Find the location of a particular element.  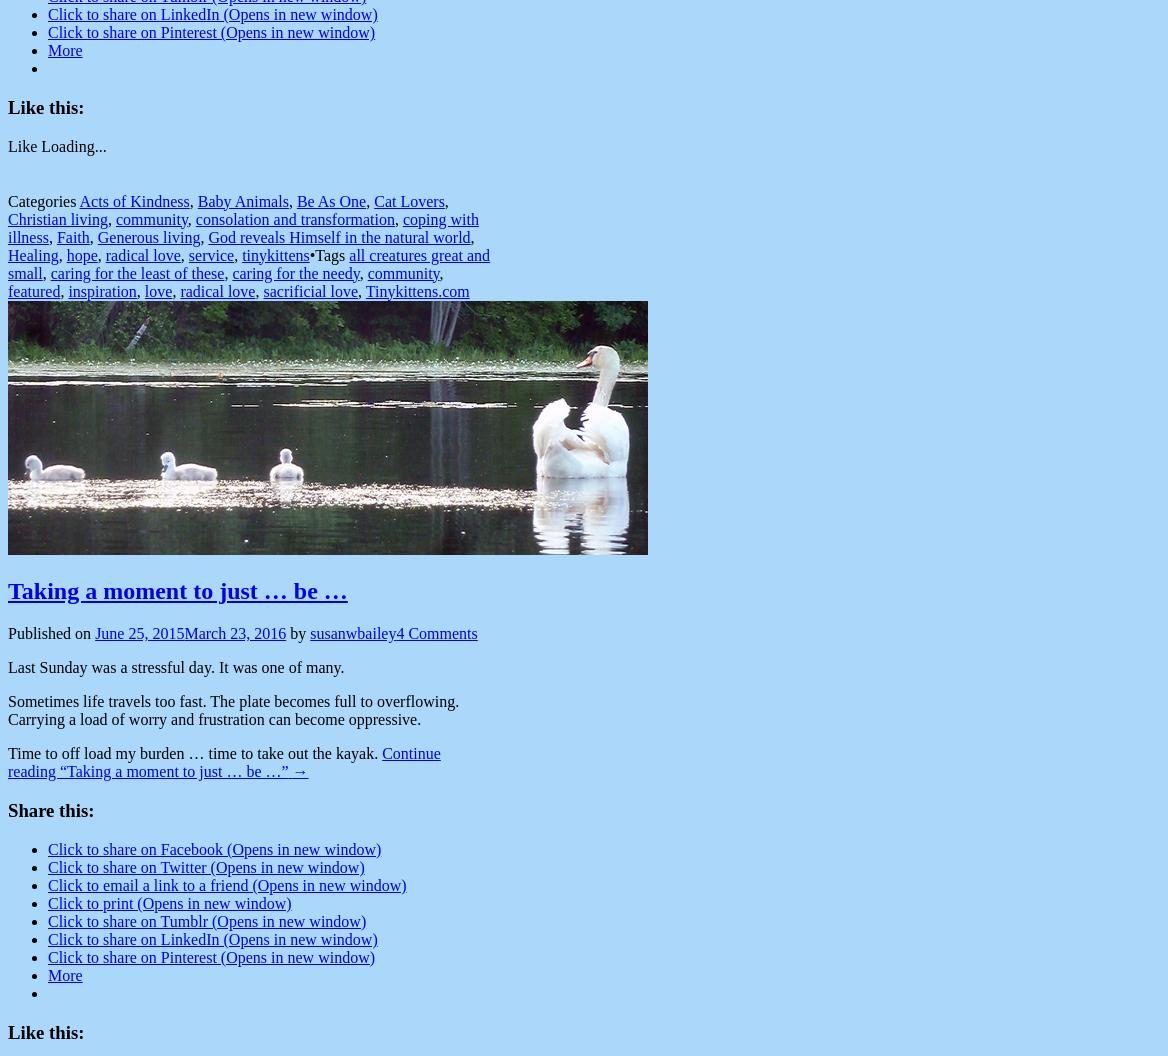

'Click to share on Facebook (Opens in new window)' is located at coordinates (214, 848).